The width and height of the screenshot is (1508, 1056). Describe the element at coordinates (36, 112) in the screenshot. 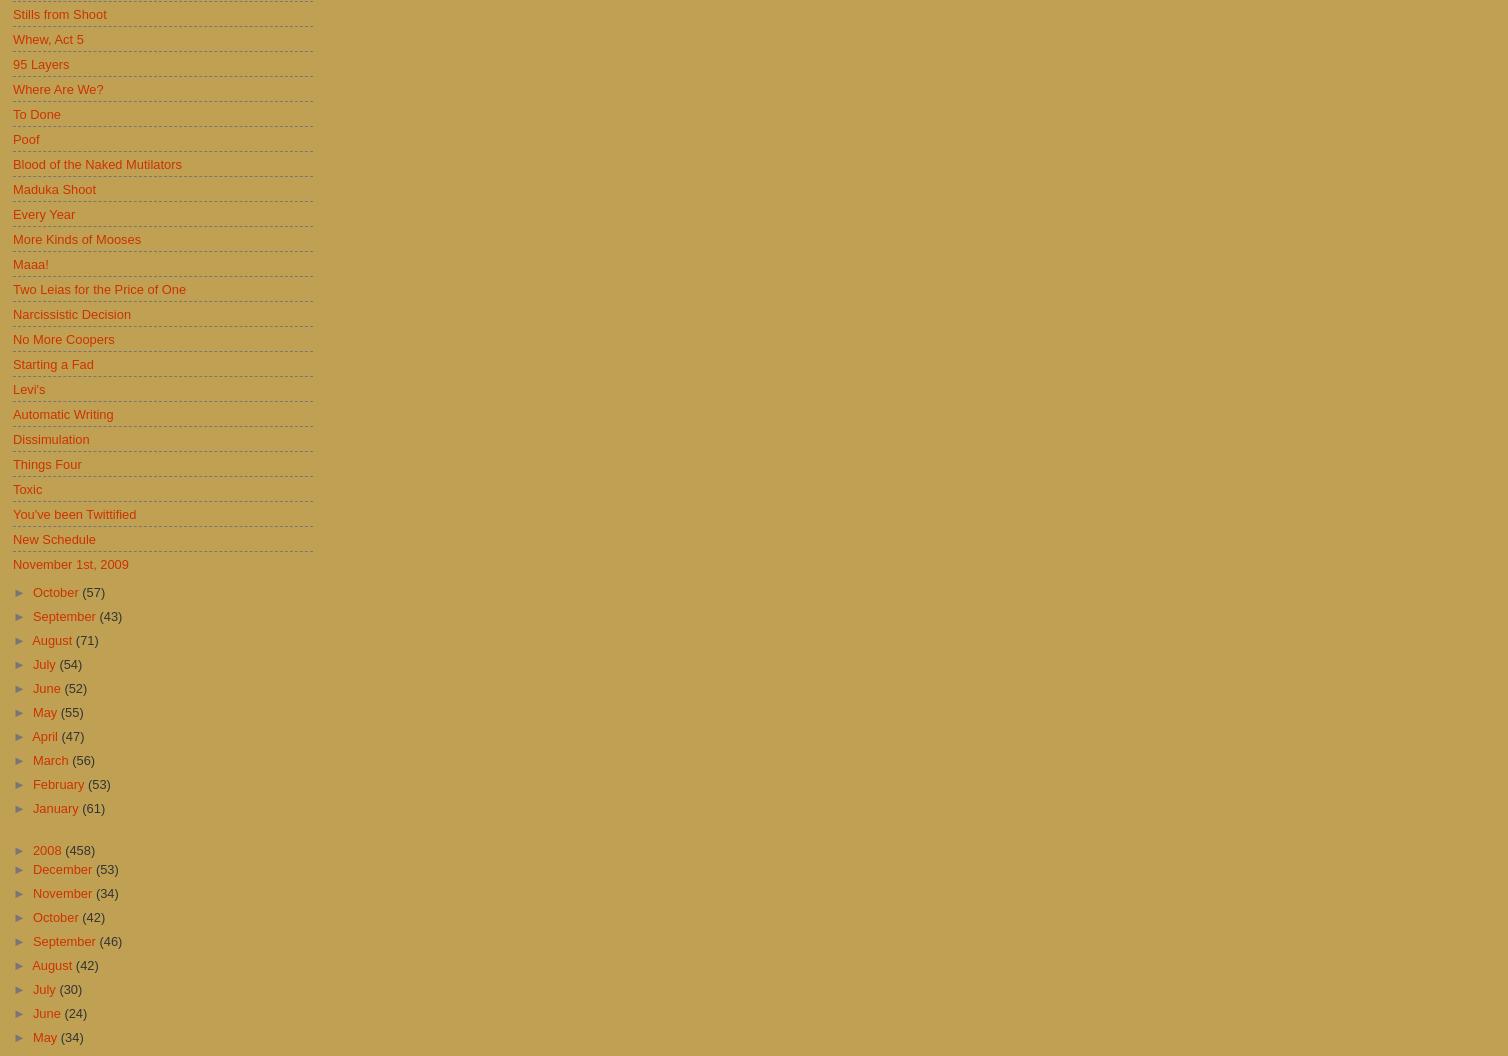

I see `'To Done'` at that location.